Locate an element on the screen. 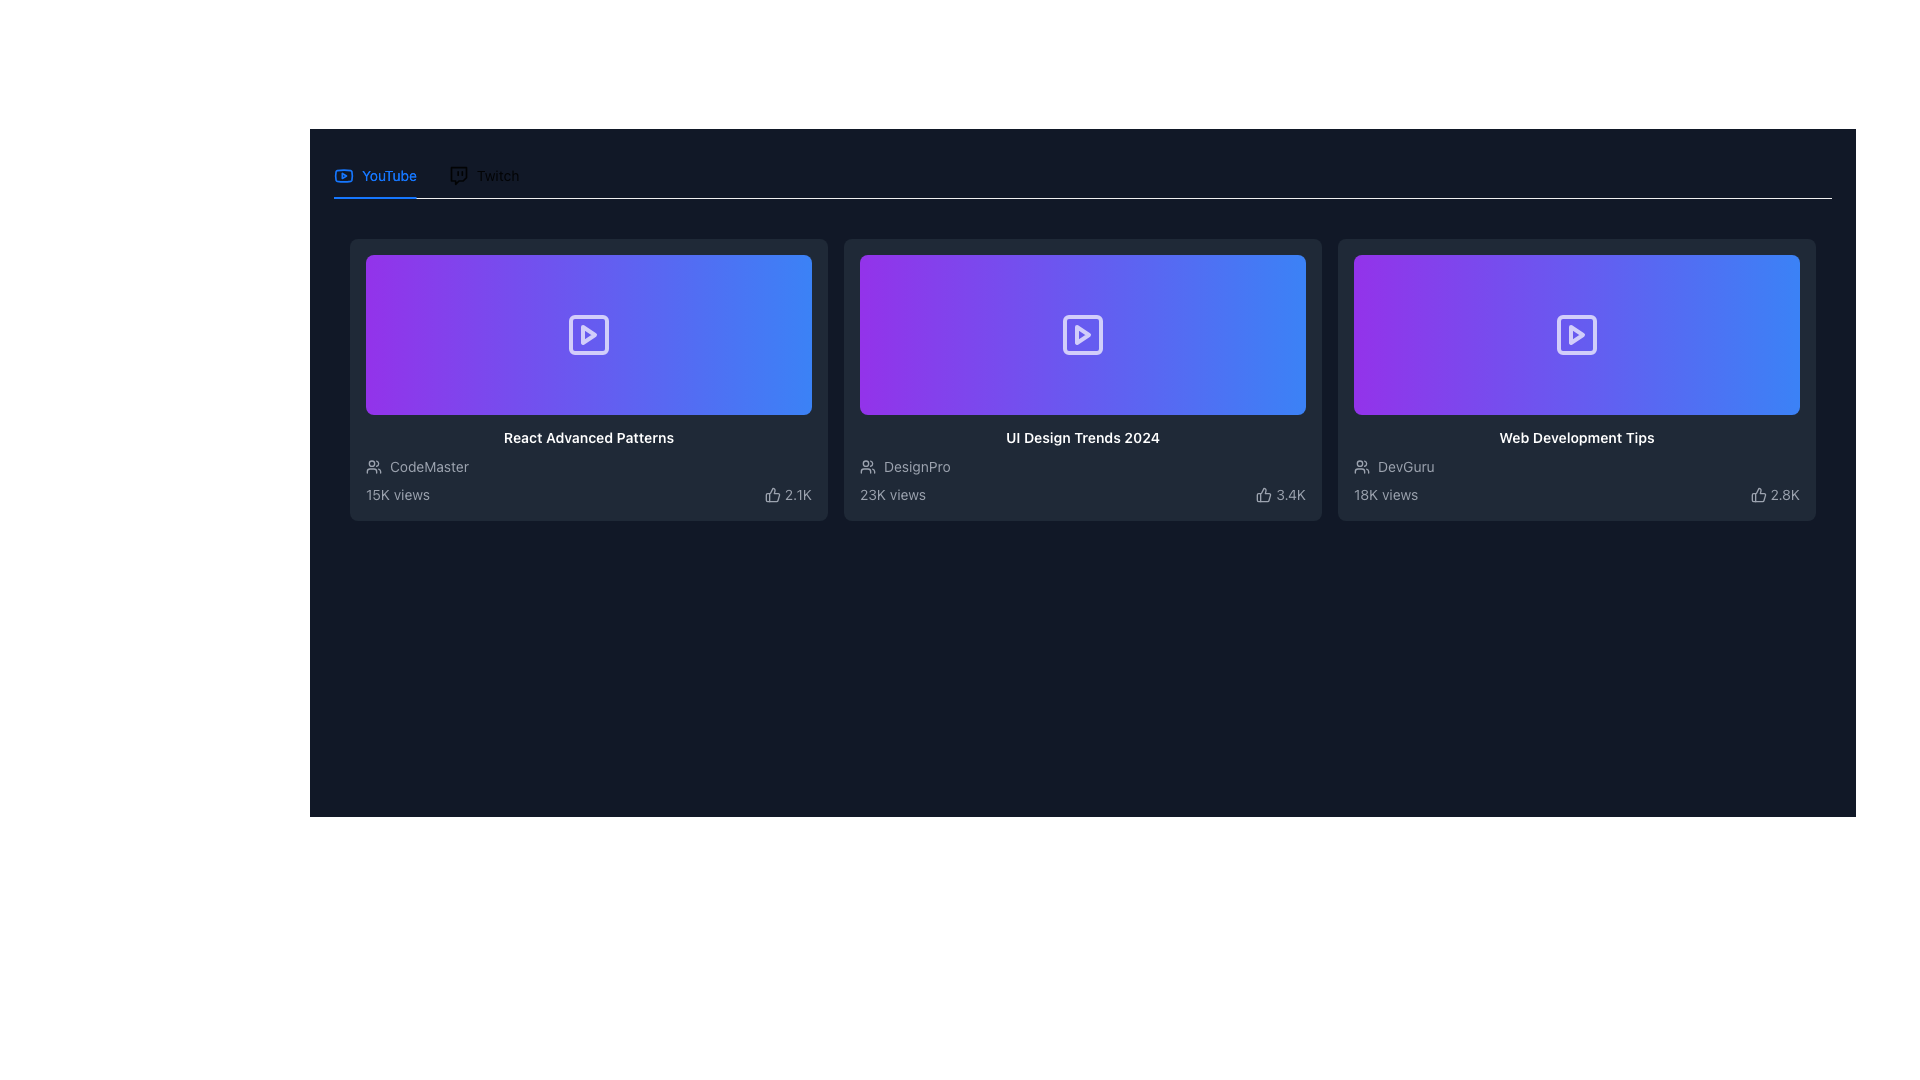  the YouTube tab, which is the first tab in the navigation bar, featuring a play button icon and a blue highlight indicating its active state is located at coordinates (375, 175).